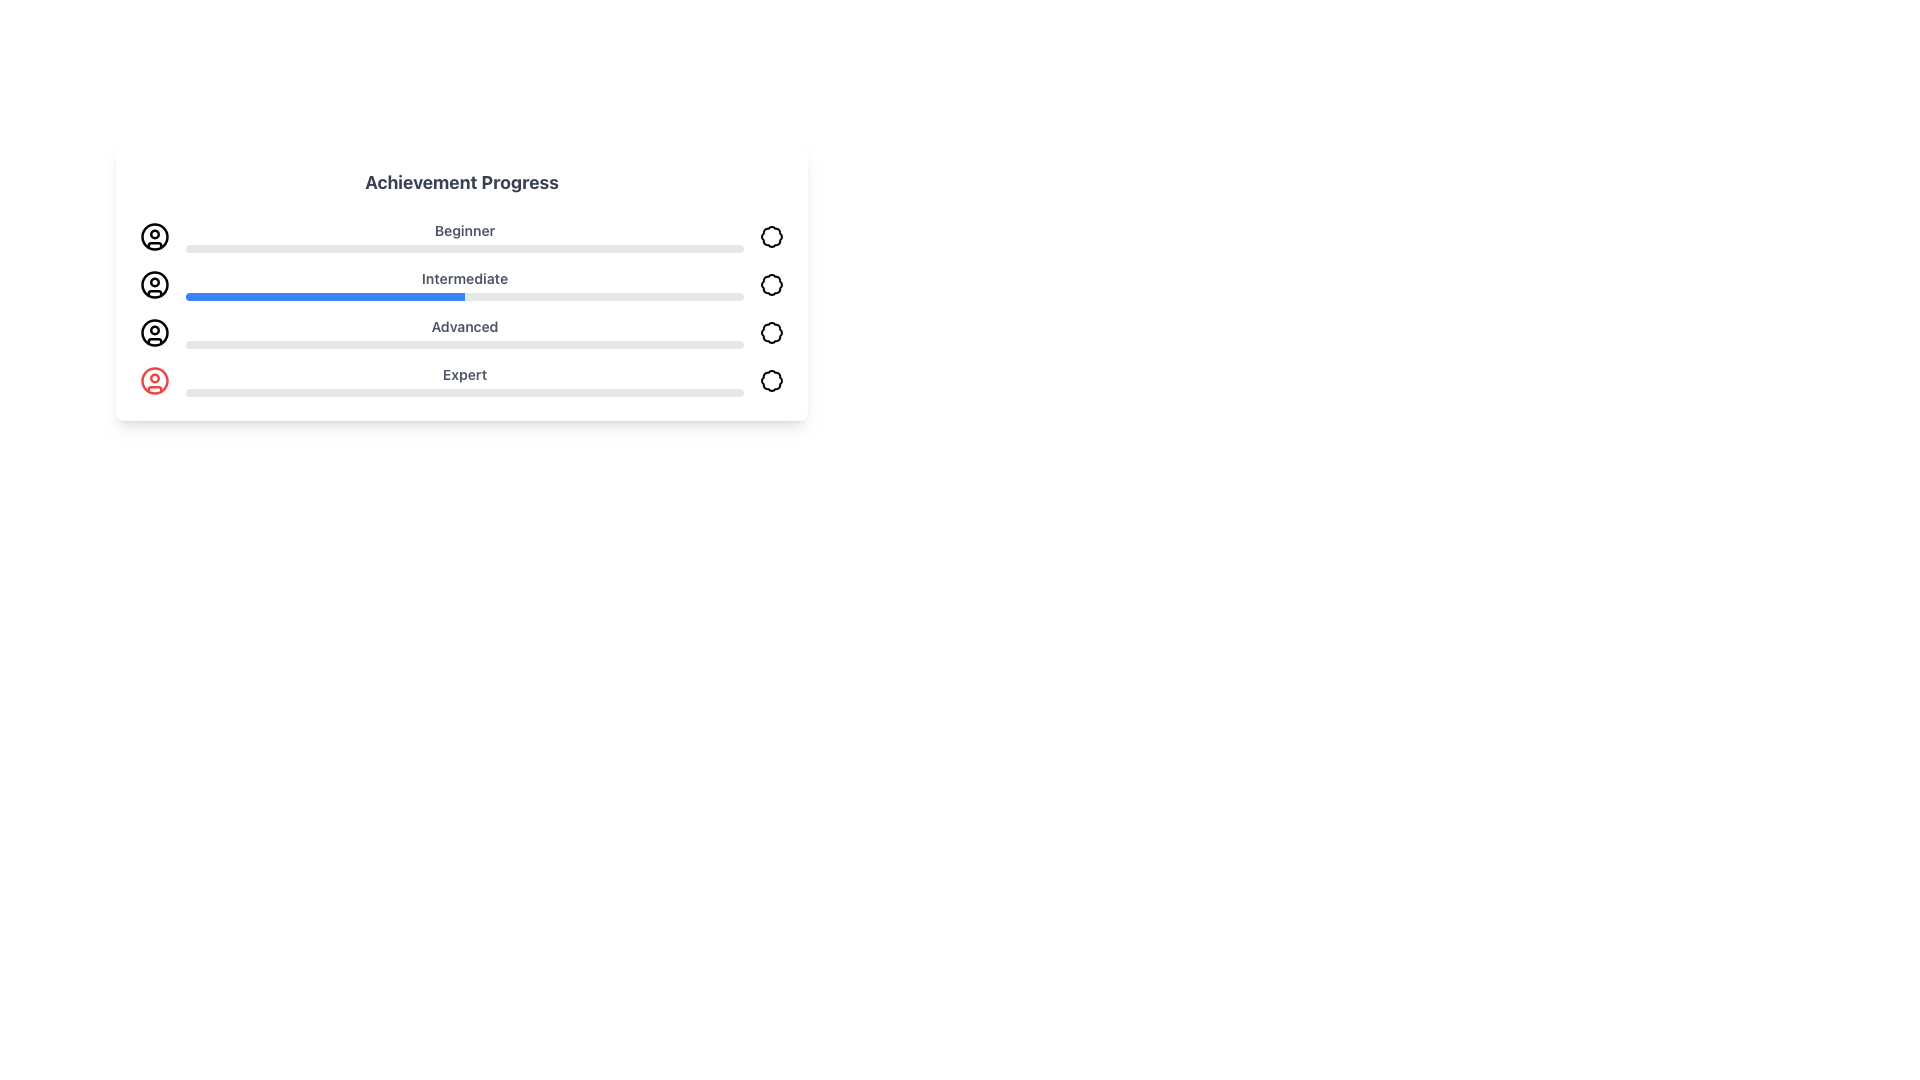 The width and height of the screenshot is (1920, 1080). Describe the element at coordinates (771, 381) in the screenshot. I see `the flower-like badge icon located near the 'Expert' text` at that location.